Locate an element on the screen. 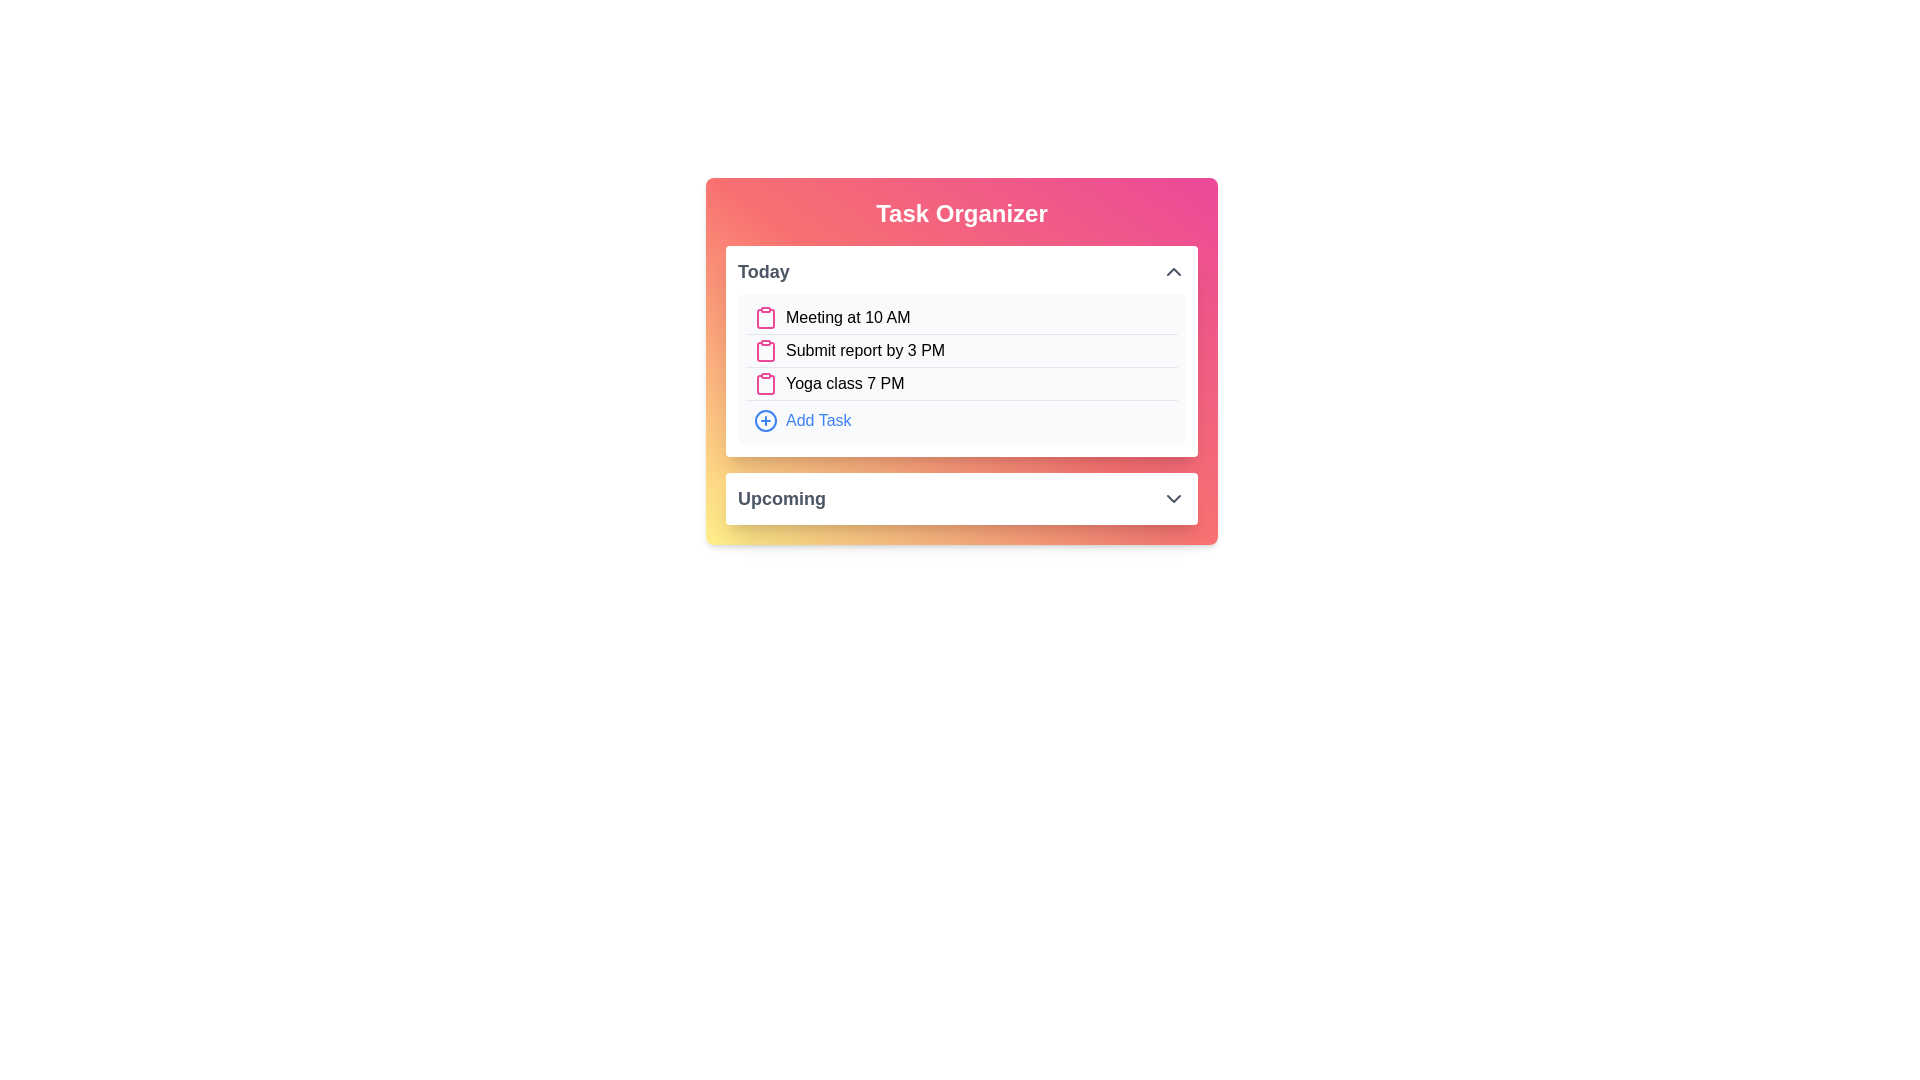  the icon located in the 'Today' section of the task organizer is located at coordinates (765, 318).